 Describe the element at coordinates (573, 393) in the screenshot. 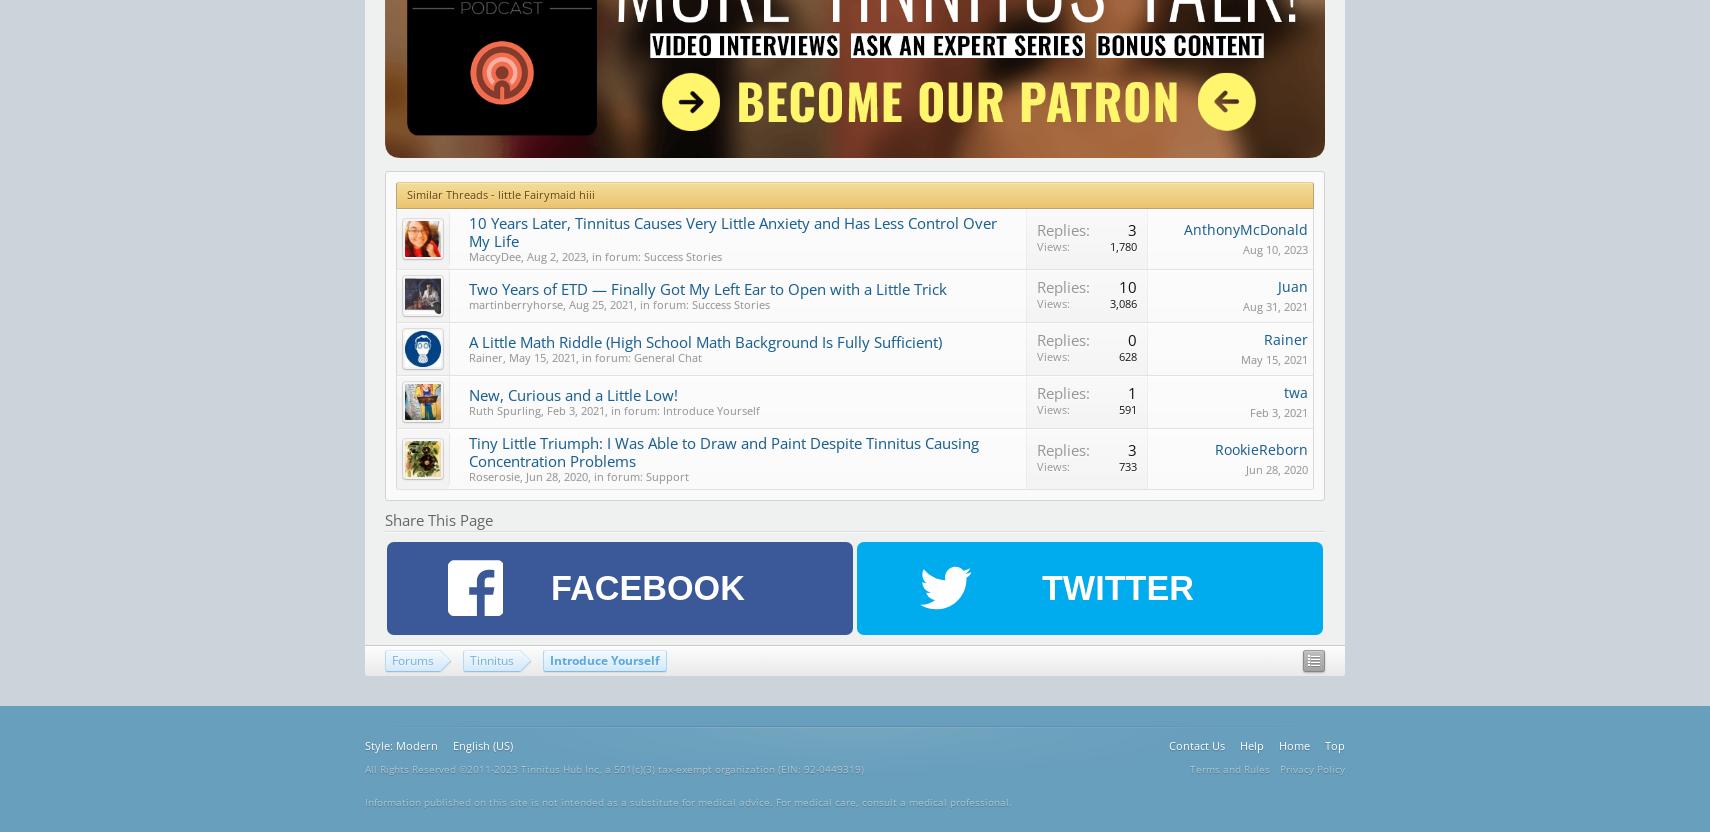

I see `'New, Curious and a Little Low!'` at that location.